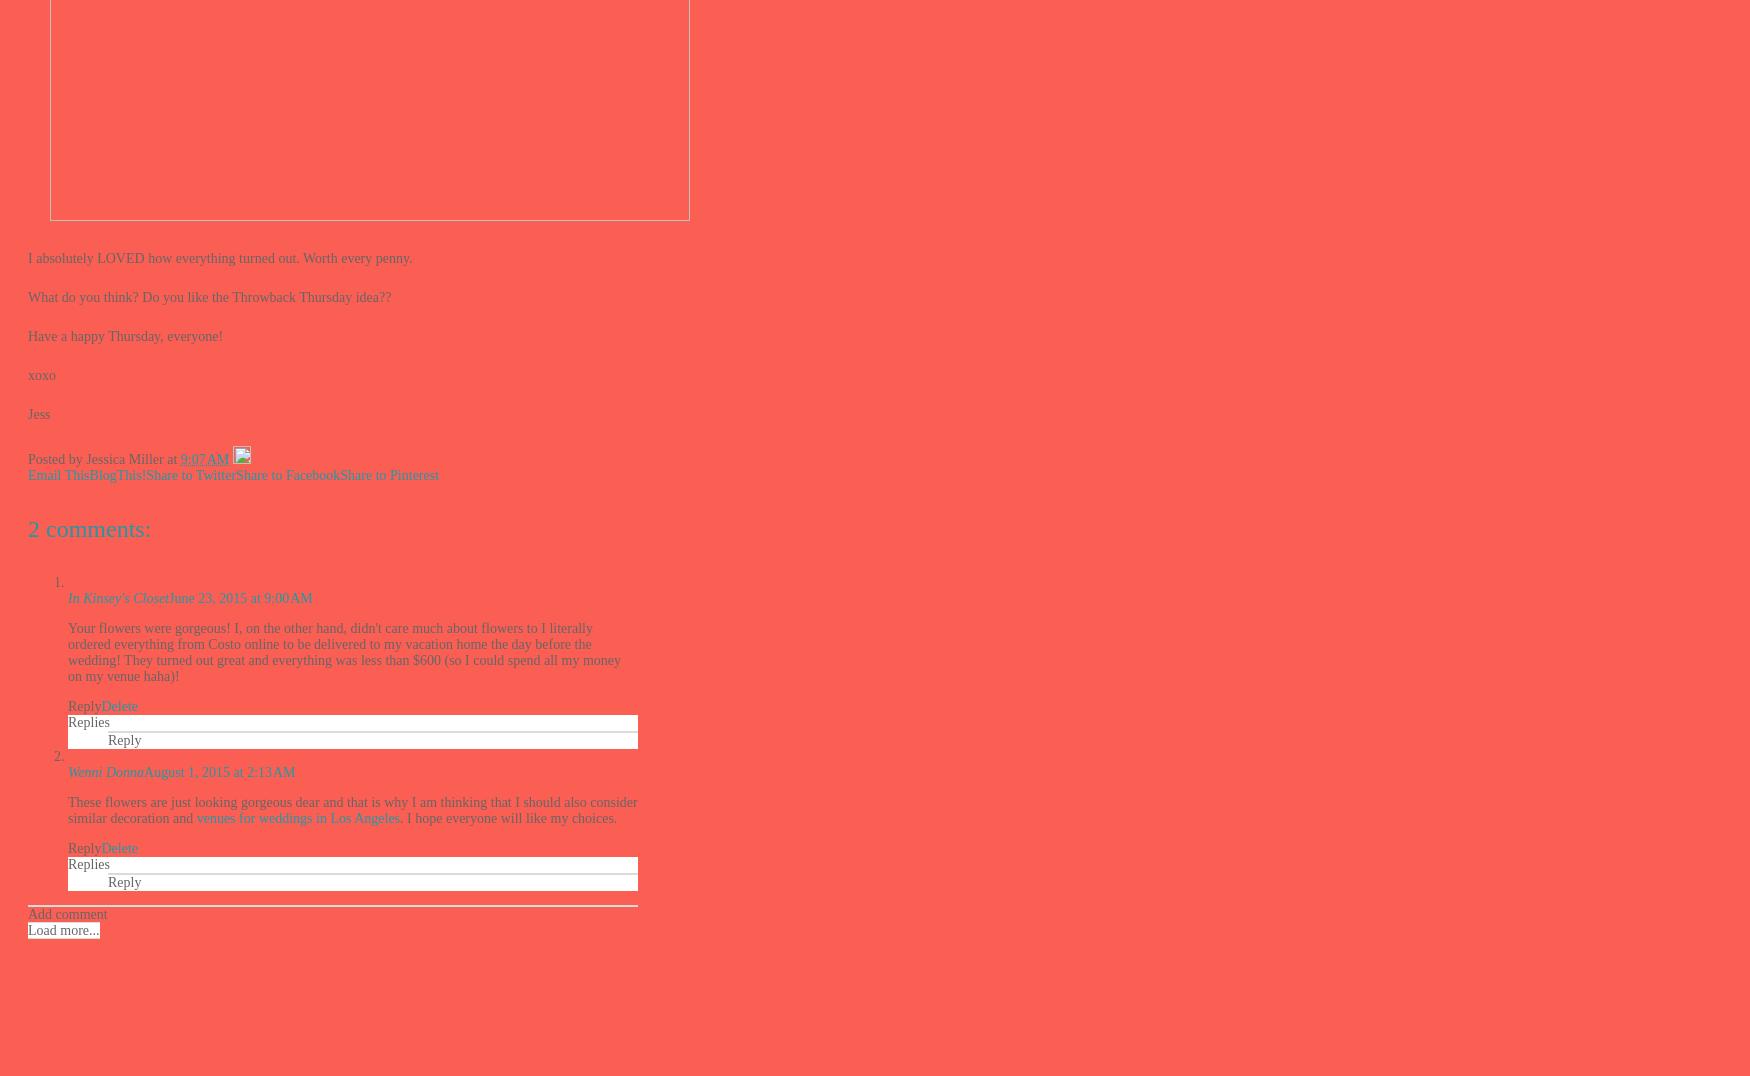 This screenshot has width=1750, height=1076. Describe the element at coordinates (89, 527) in the screenshot. I see `'2 comments:'` at that location.